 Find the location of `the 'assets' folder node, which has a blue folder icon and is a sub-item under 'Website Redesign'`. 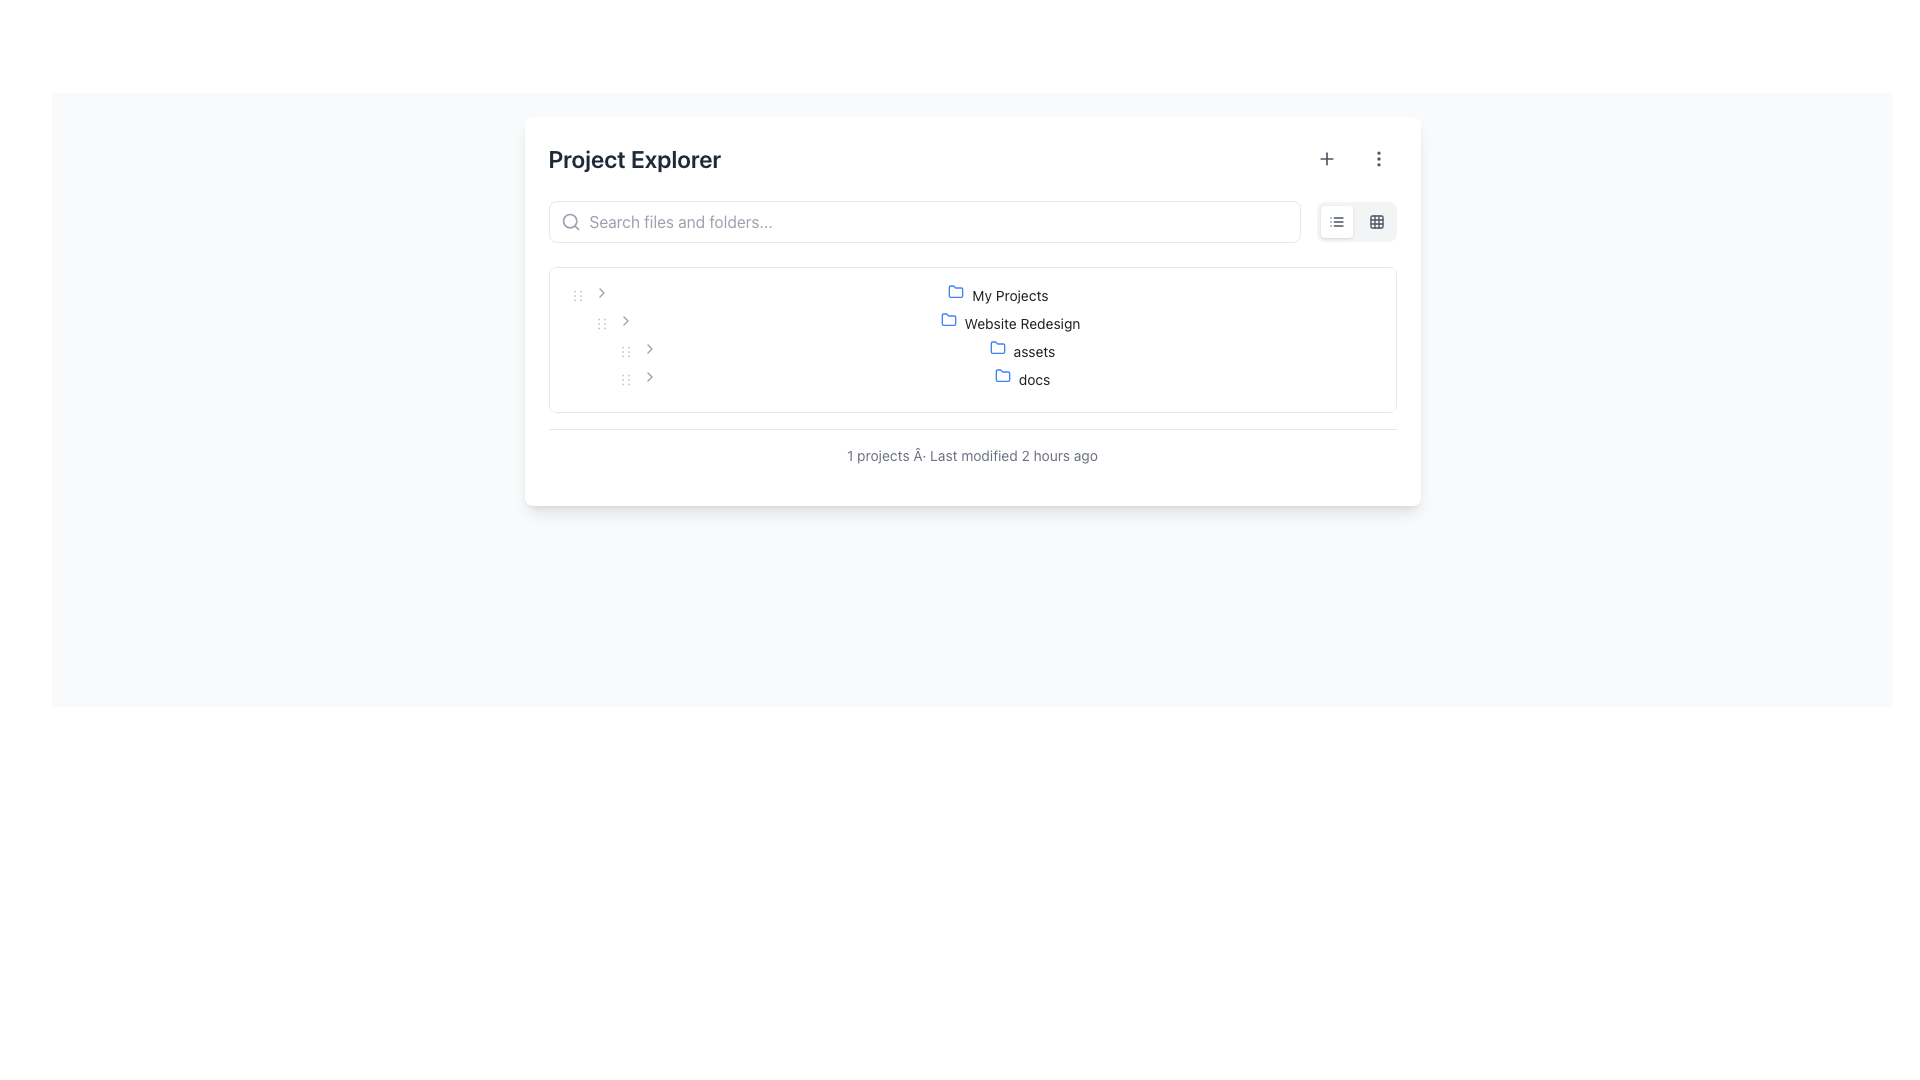

the 'assets' folder node, which has a blue folder icon and is a sub-item under 'Website Redesign' is located at coordinates (972, 350).